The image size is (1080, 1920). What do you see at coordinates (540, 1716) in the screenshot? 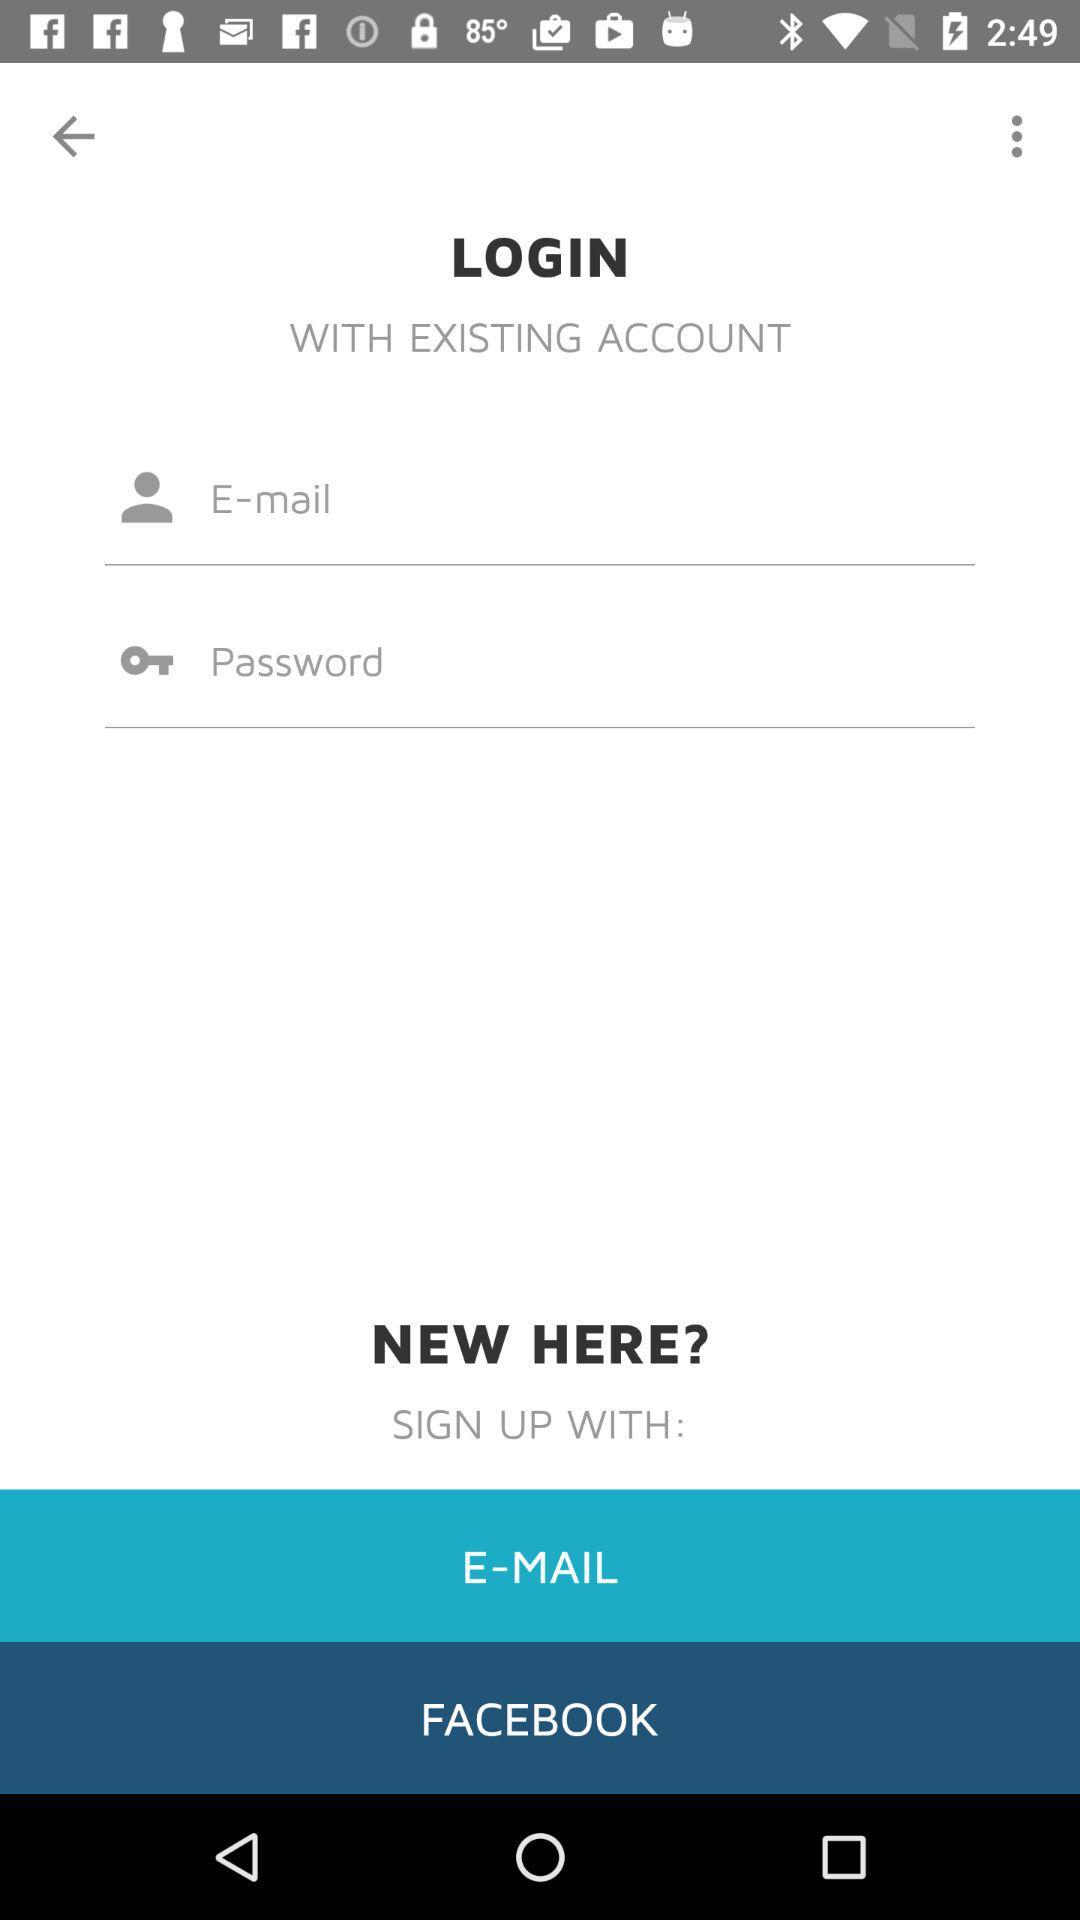
I see `facebook item` at bounding box center [540, 1716].